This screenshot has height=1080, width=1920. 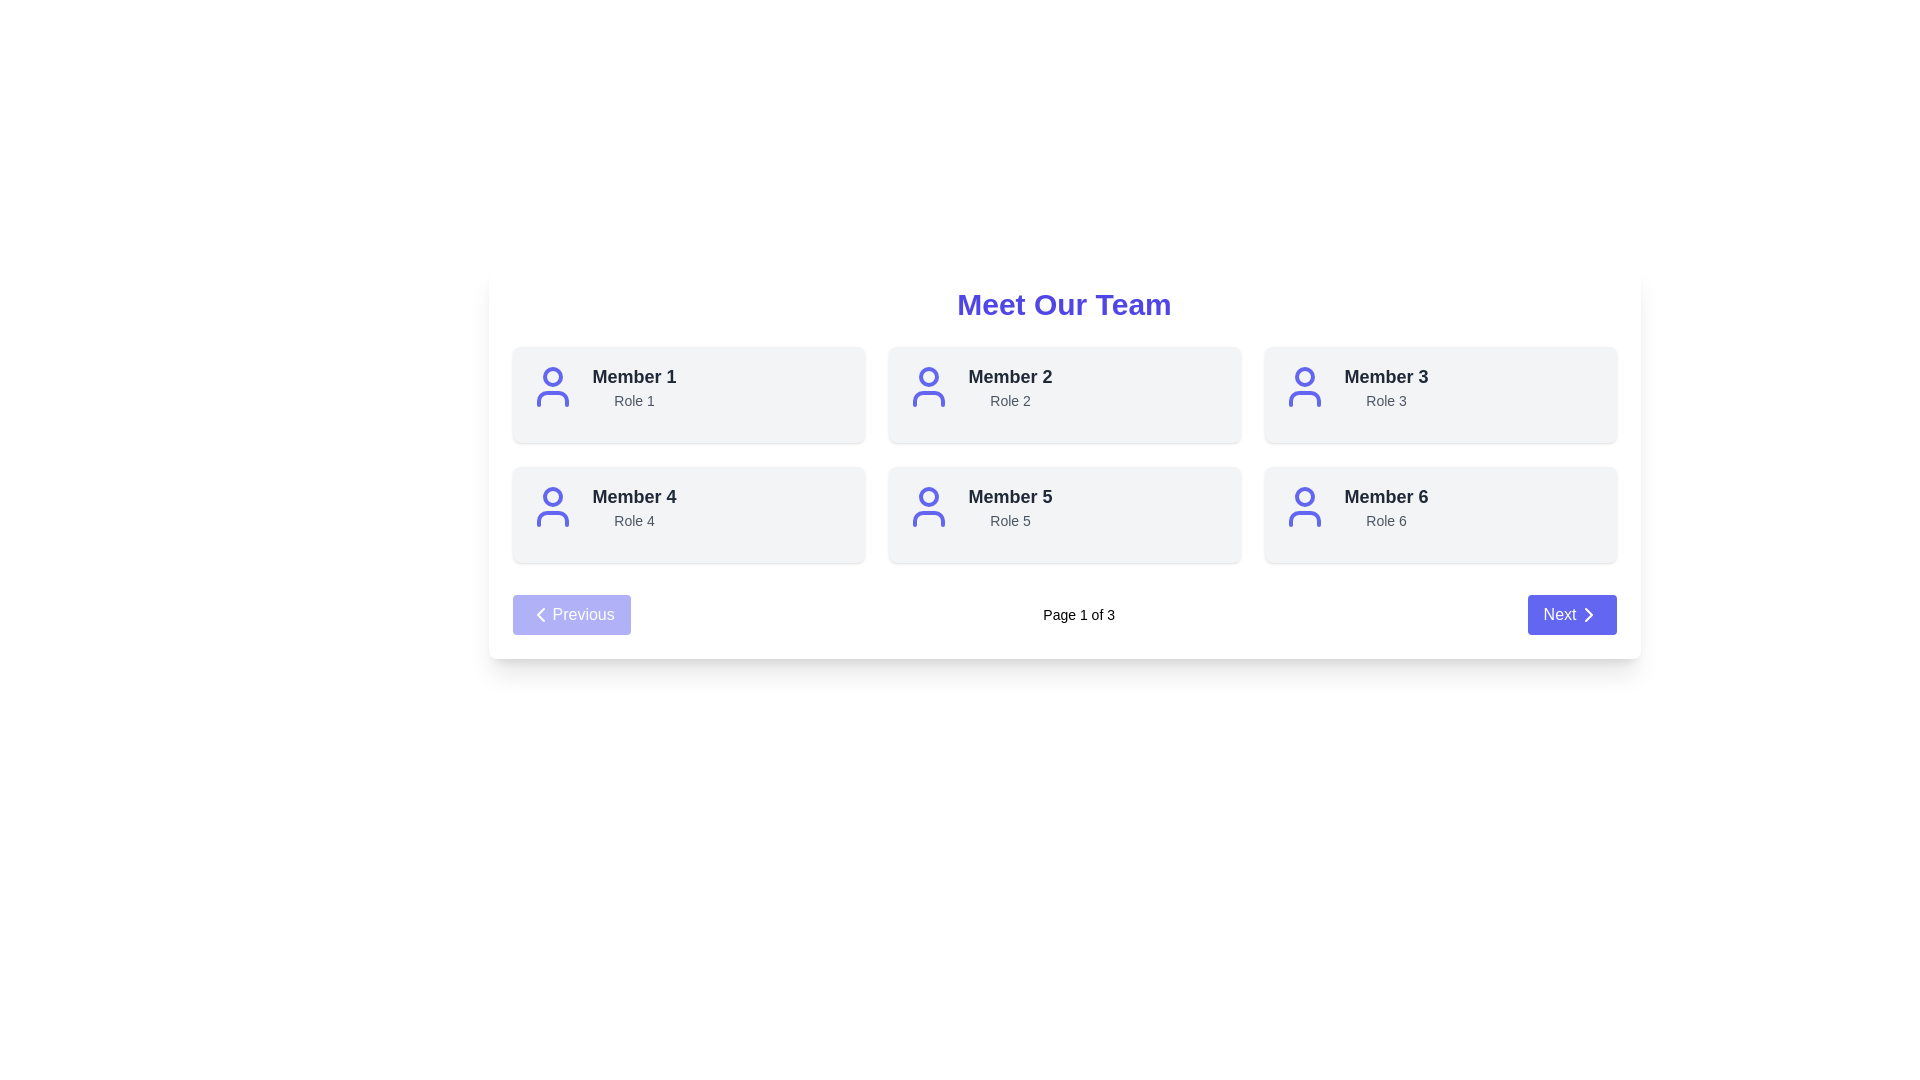 What do you see at coordinates (1385, 505) in the screenshot?
I see `text information displayed in the Text Block containing 'Member 6' and 'Role 6', located in the bottom-right position of a 2x3 grid layout` at bounding box center [1385, 505].